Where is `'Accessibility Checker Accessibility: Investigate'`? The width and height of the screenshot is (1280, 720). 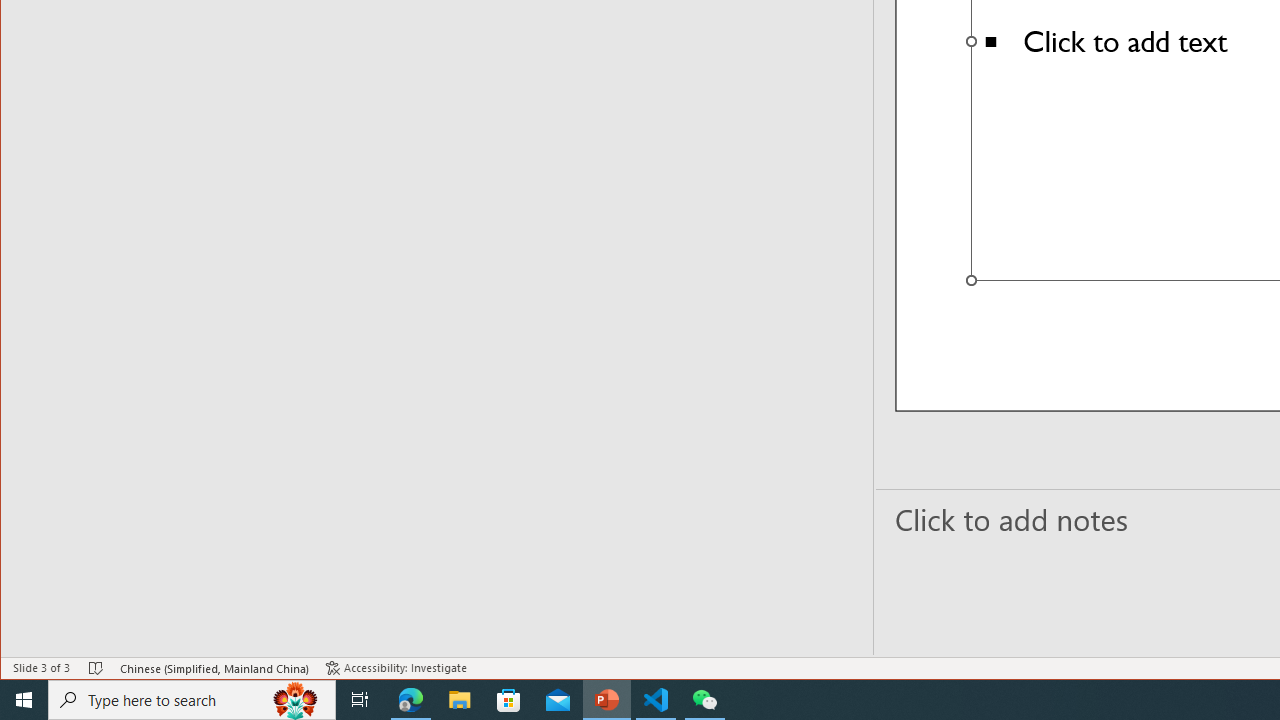 'Accessibility Checker Accessibility: Investigate' is located at coordinates (396, 668).